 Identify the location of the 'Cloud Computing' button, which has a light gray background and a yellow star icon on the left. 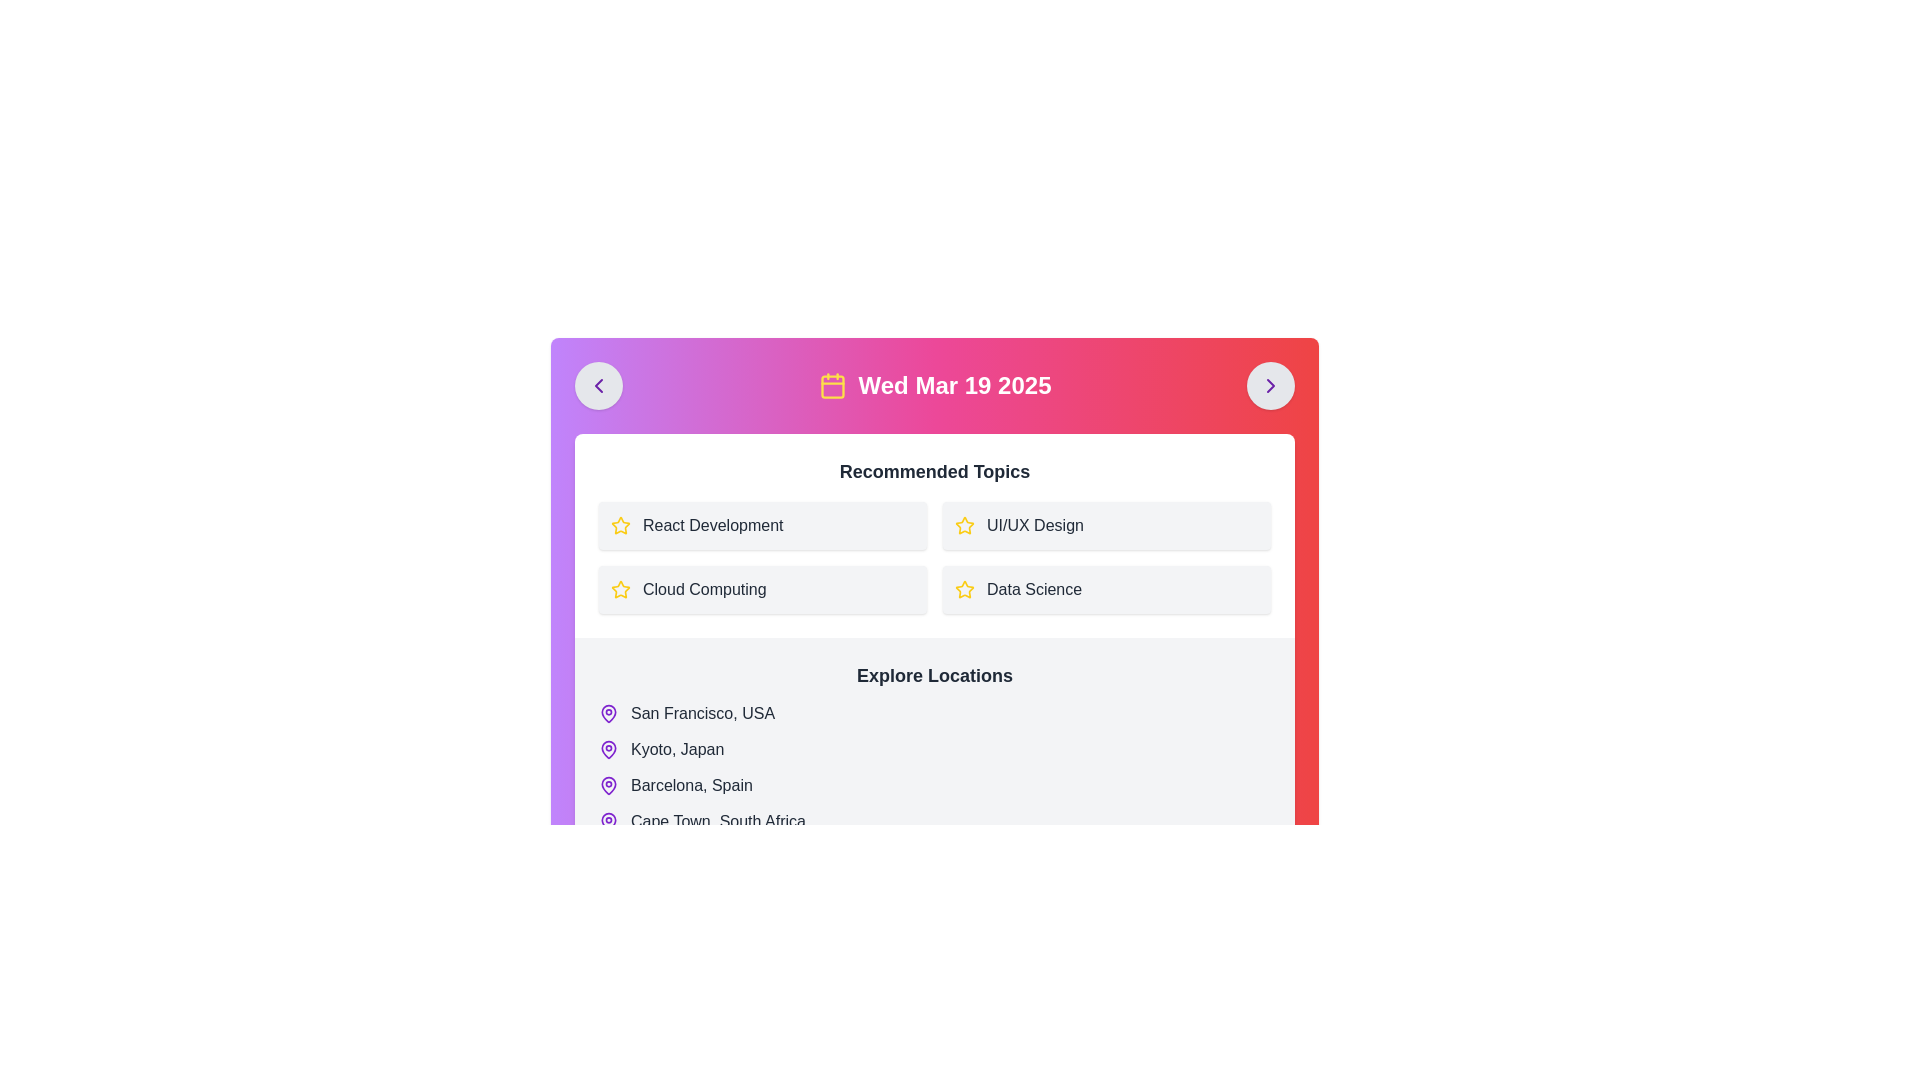
(762, 589).